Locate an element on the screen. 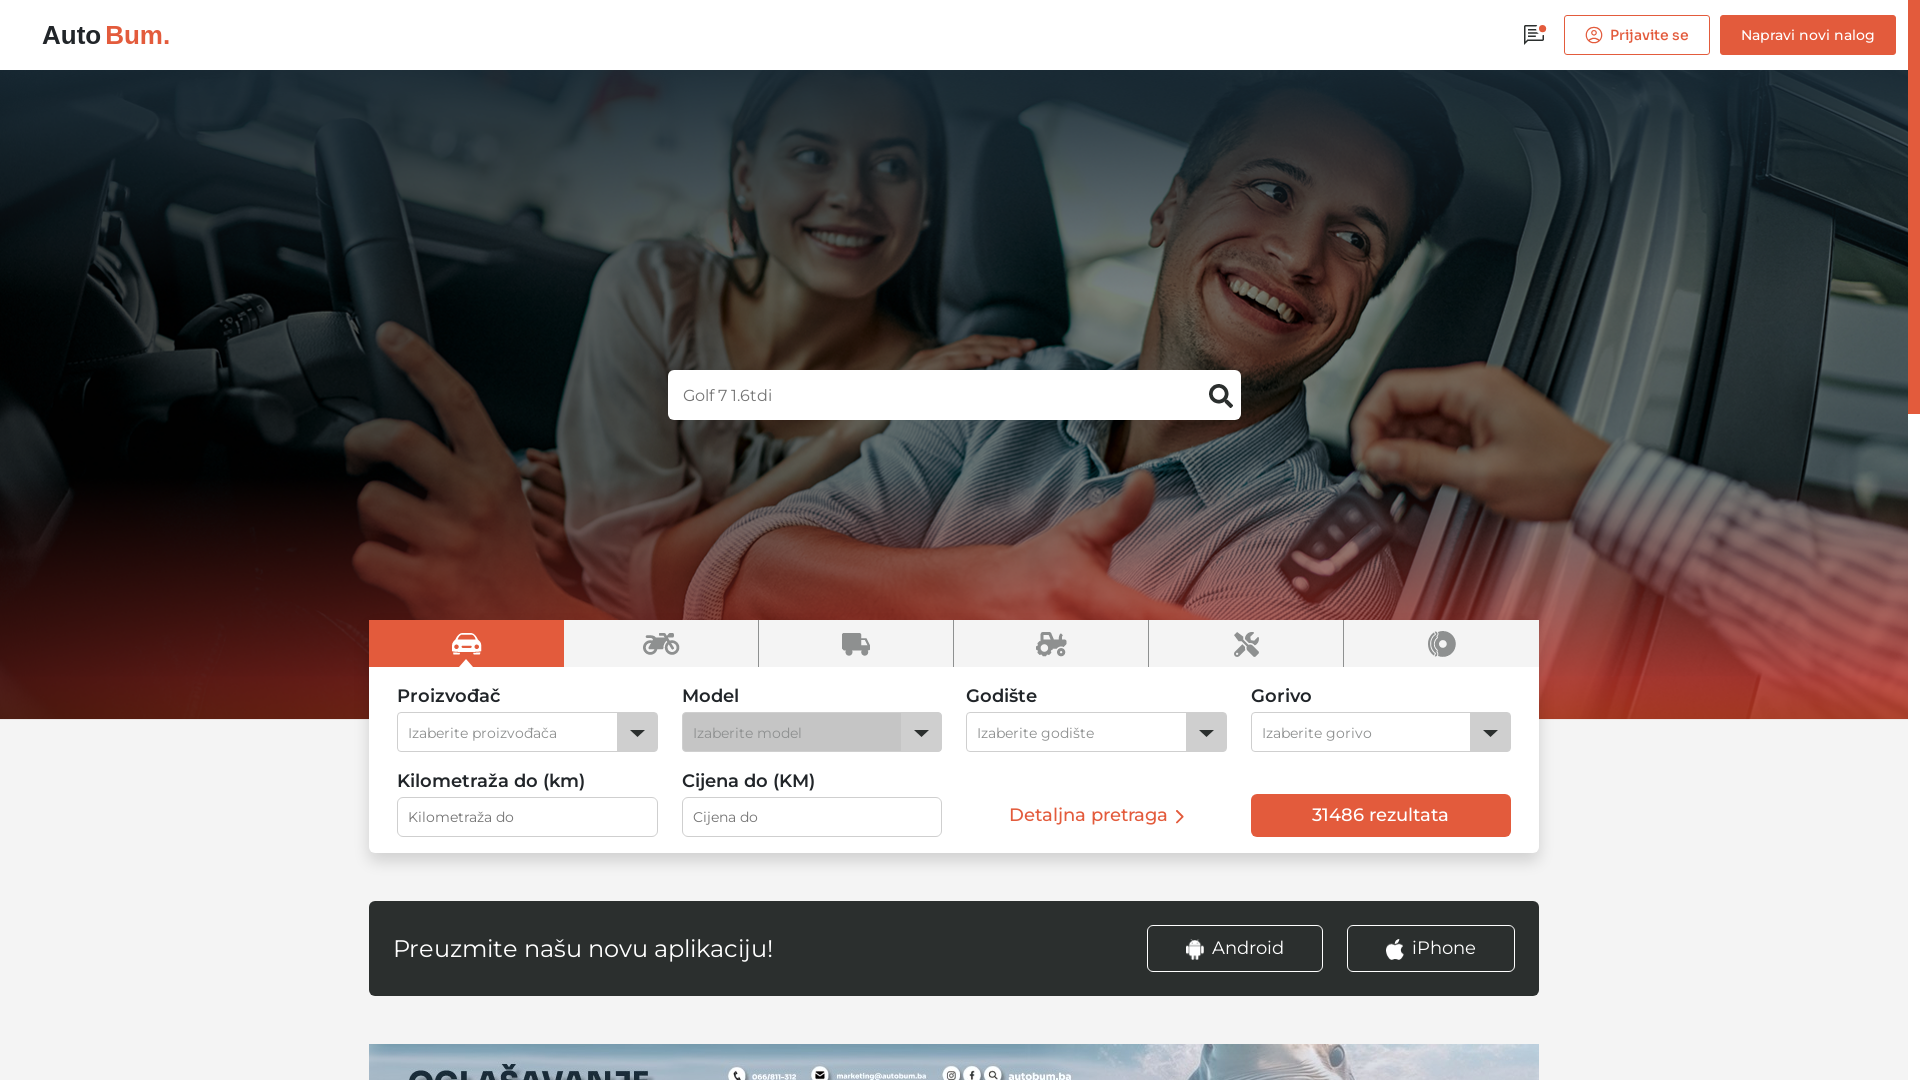 The width and height of the screenshot is (1920, 1080). 'Detaljna pretraga' is located at coordinates (1095, 814).